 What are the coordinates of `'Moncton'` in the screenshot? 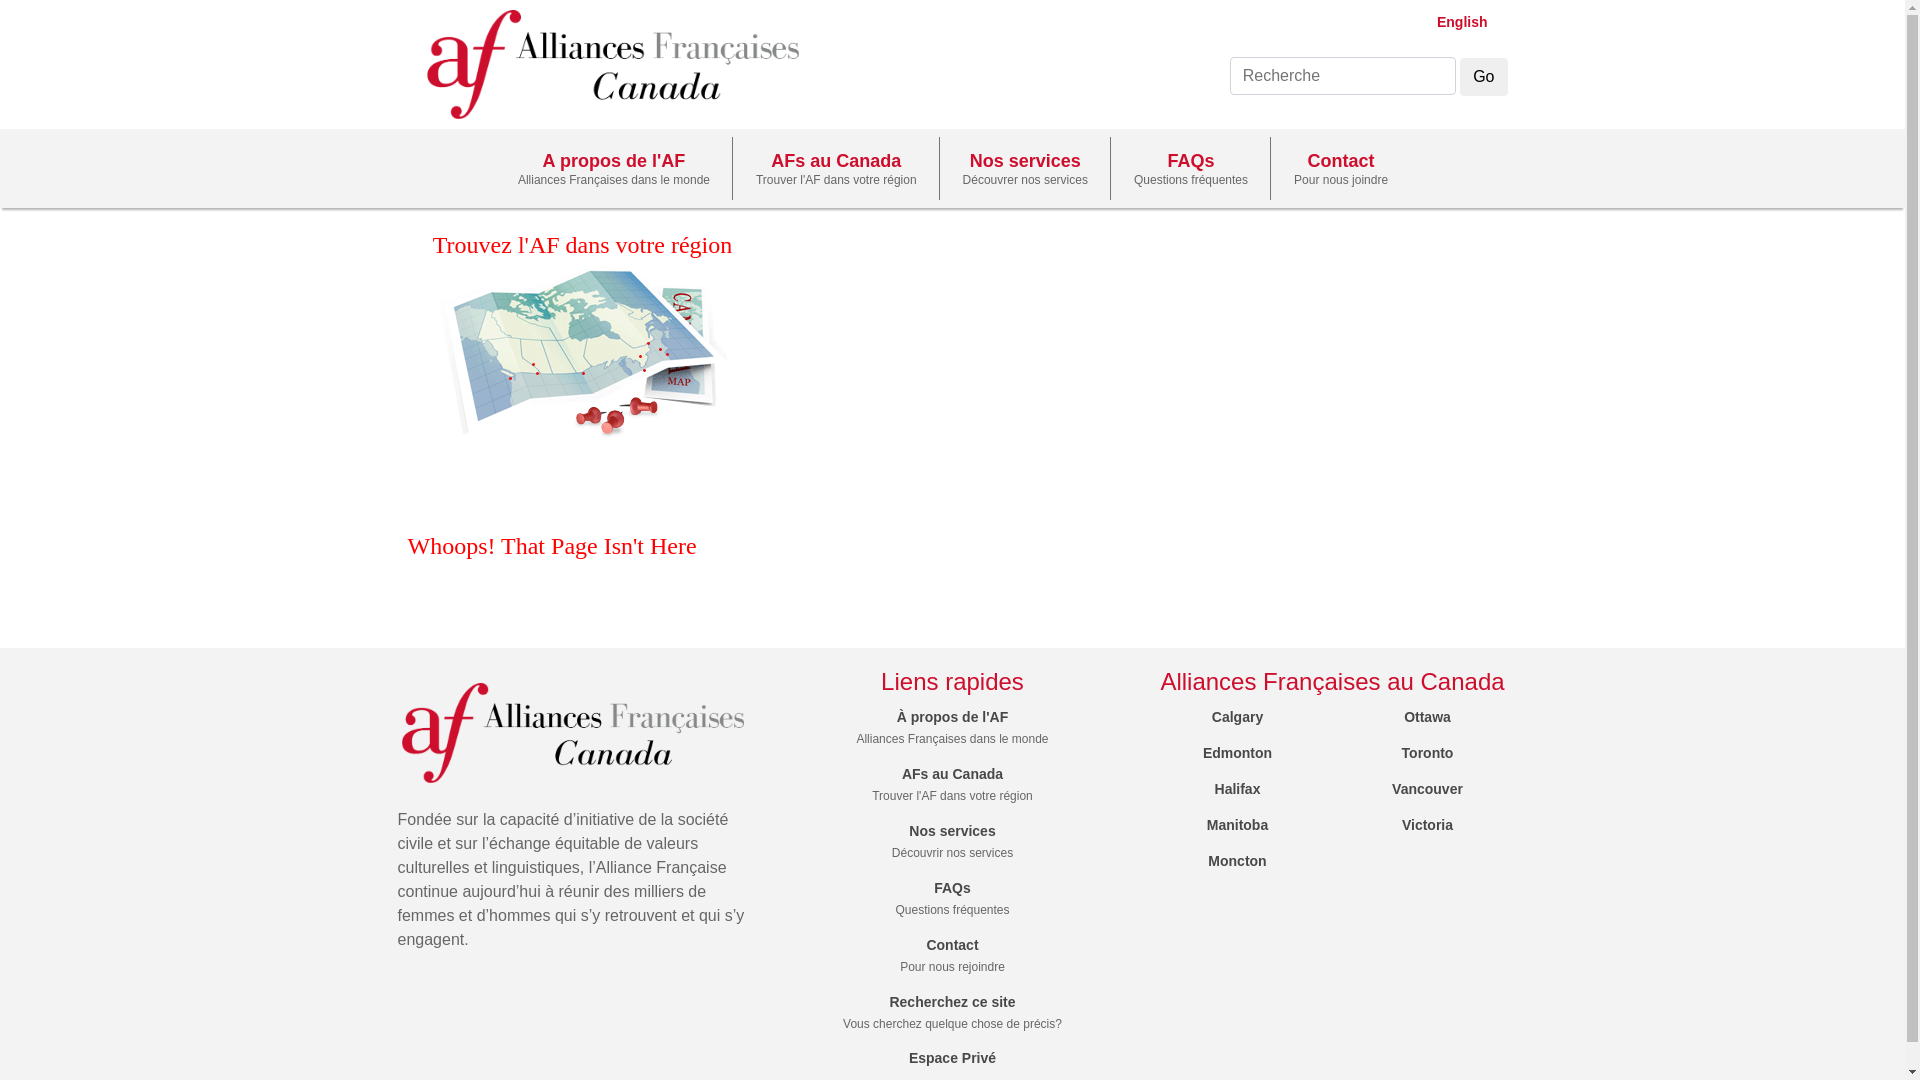 It's located at (1236, 859).